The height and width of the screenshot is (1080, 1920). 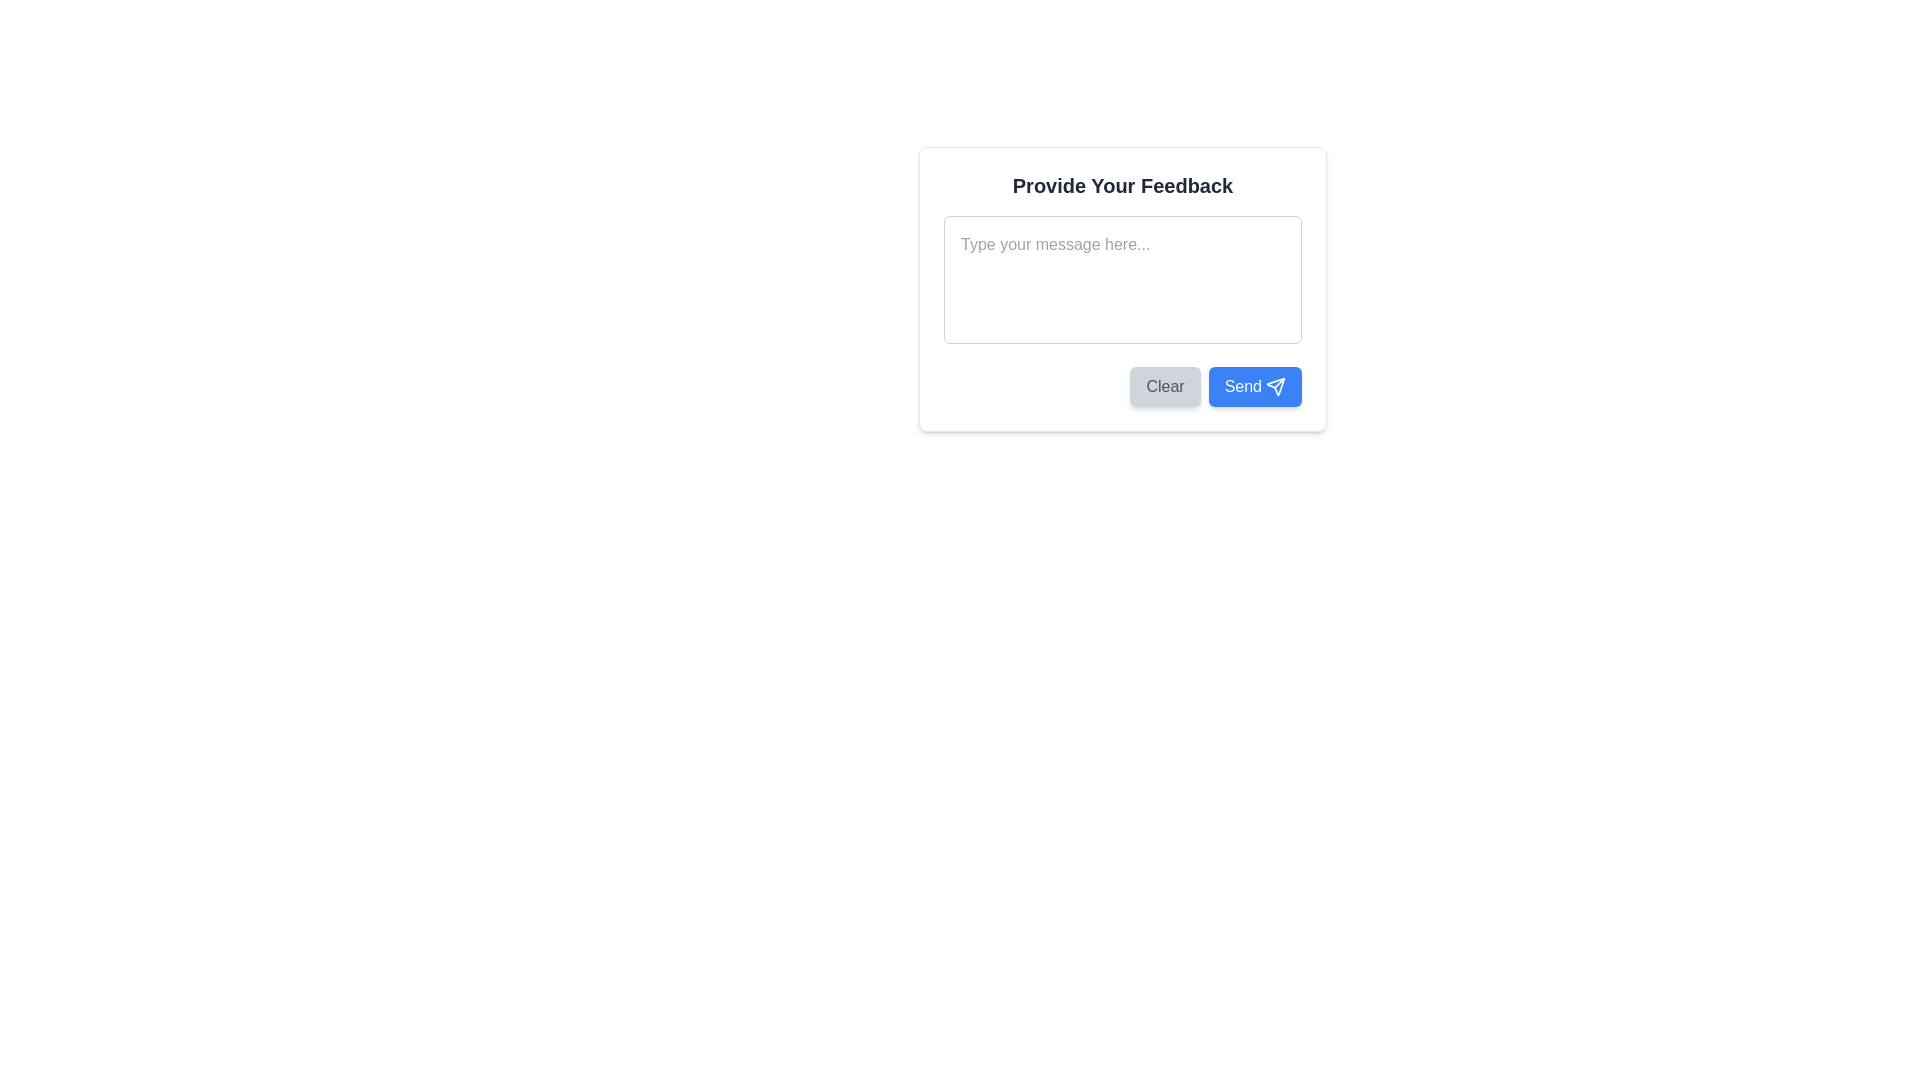 What do you see at coordinates (1165, 386) in the screenshot?
I see `the 'Clear' button` at bounding box center [1165, 386].